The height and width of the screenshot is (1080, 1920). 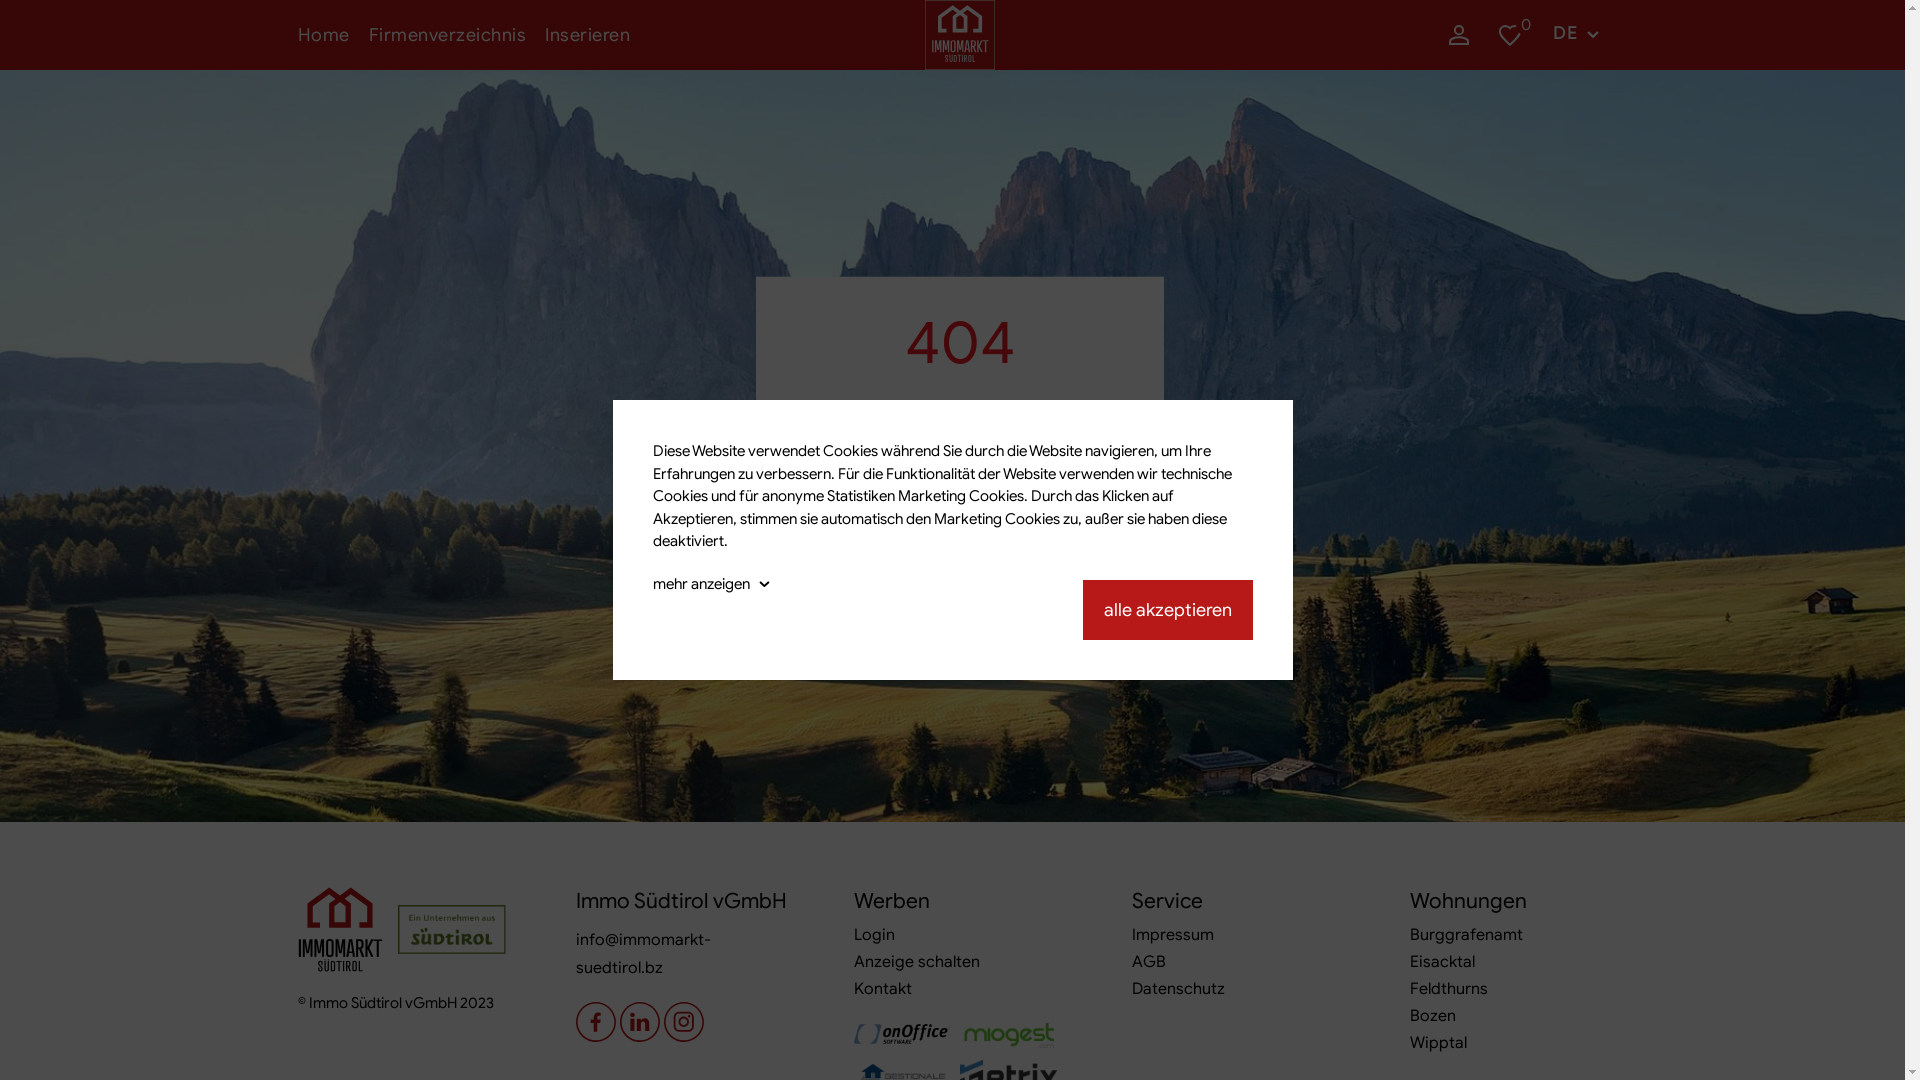 What do you see at coordinates (575, 952) in the screenshot?
I see `'info@immomarkt-suedtirol.bz'` at bounding box center [575, 952].